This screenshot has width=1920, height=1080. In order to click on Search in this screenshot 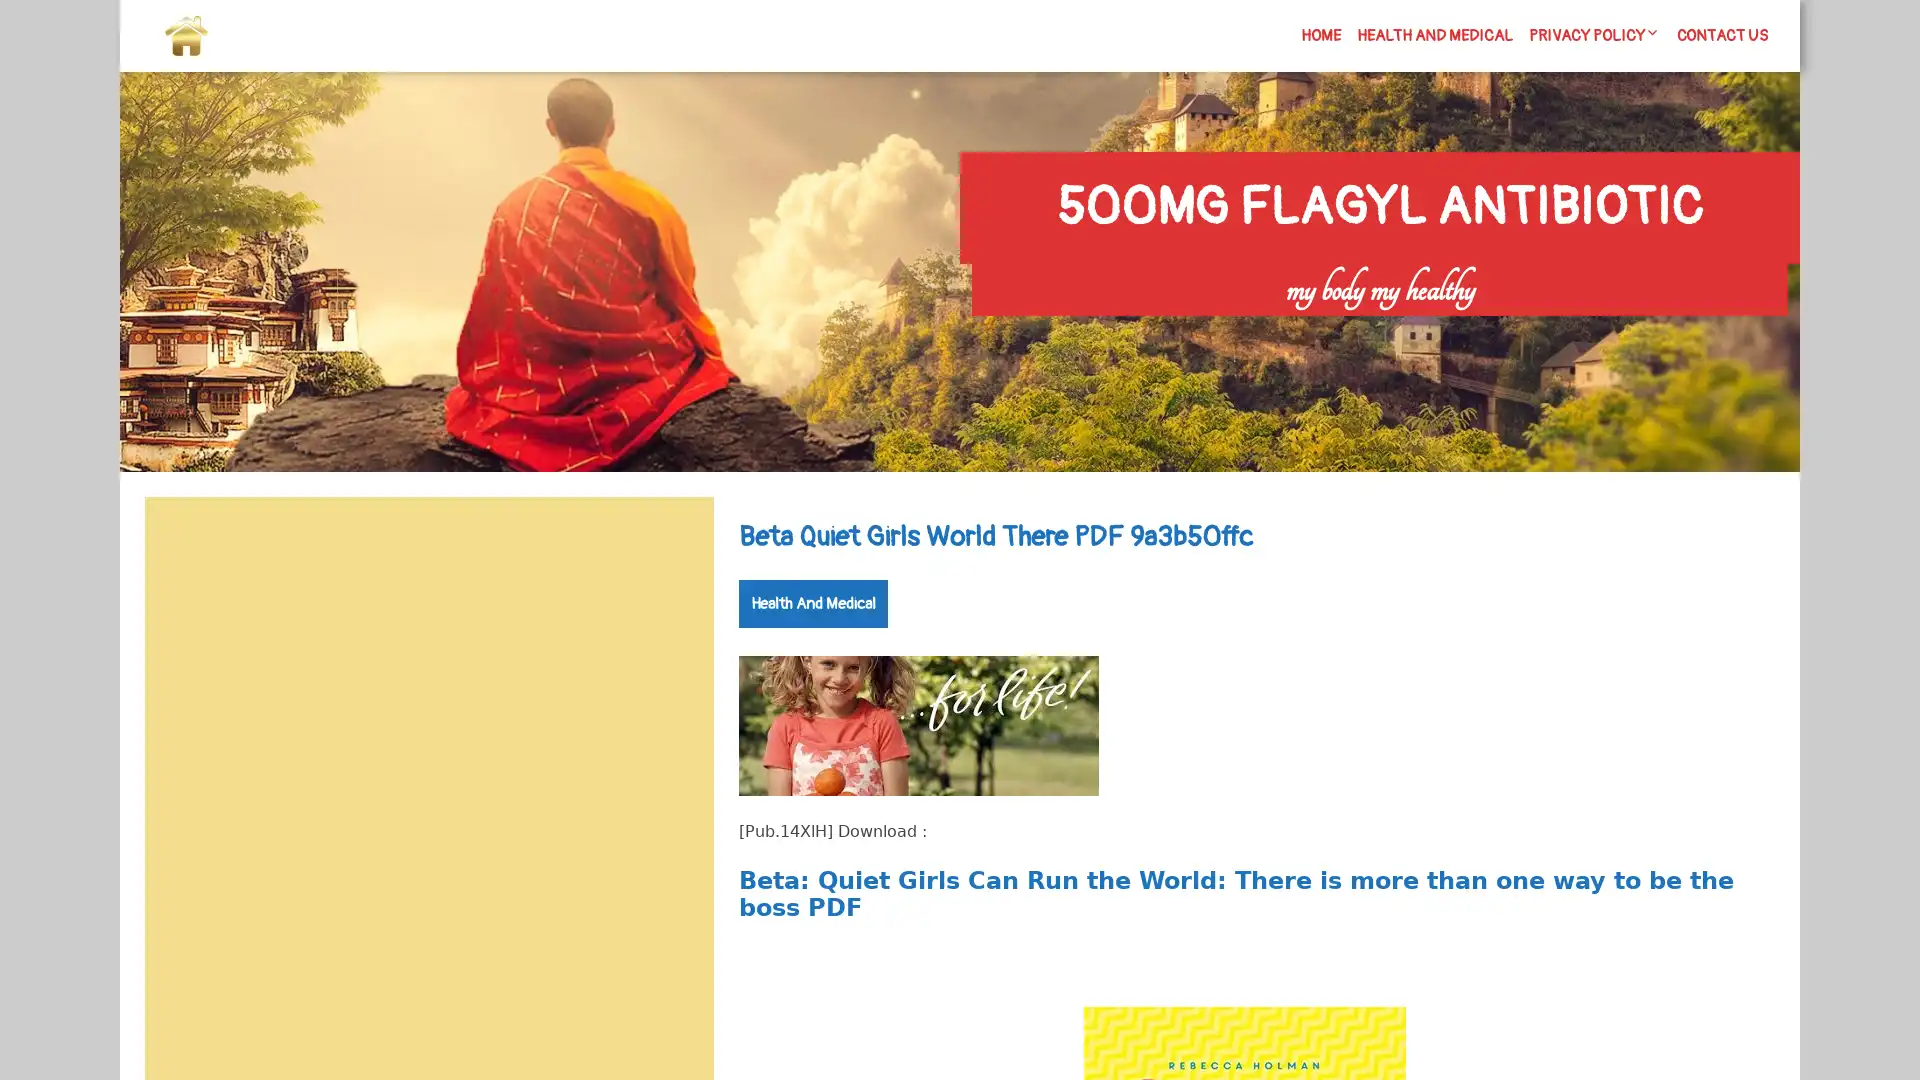, I will do `click(1557, 327)`.